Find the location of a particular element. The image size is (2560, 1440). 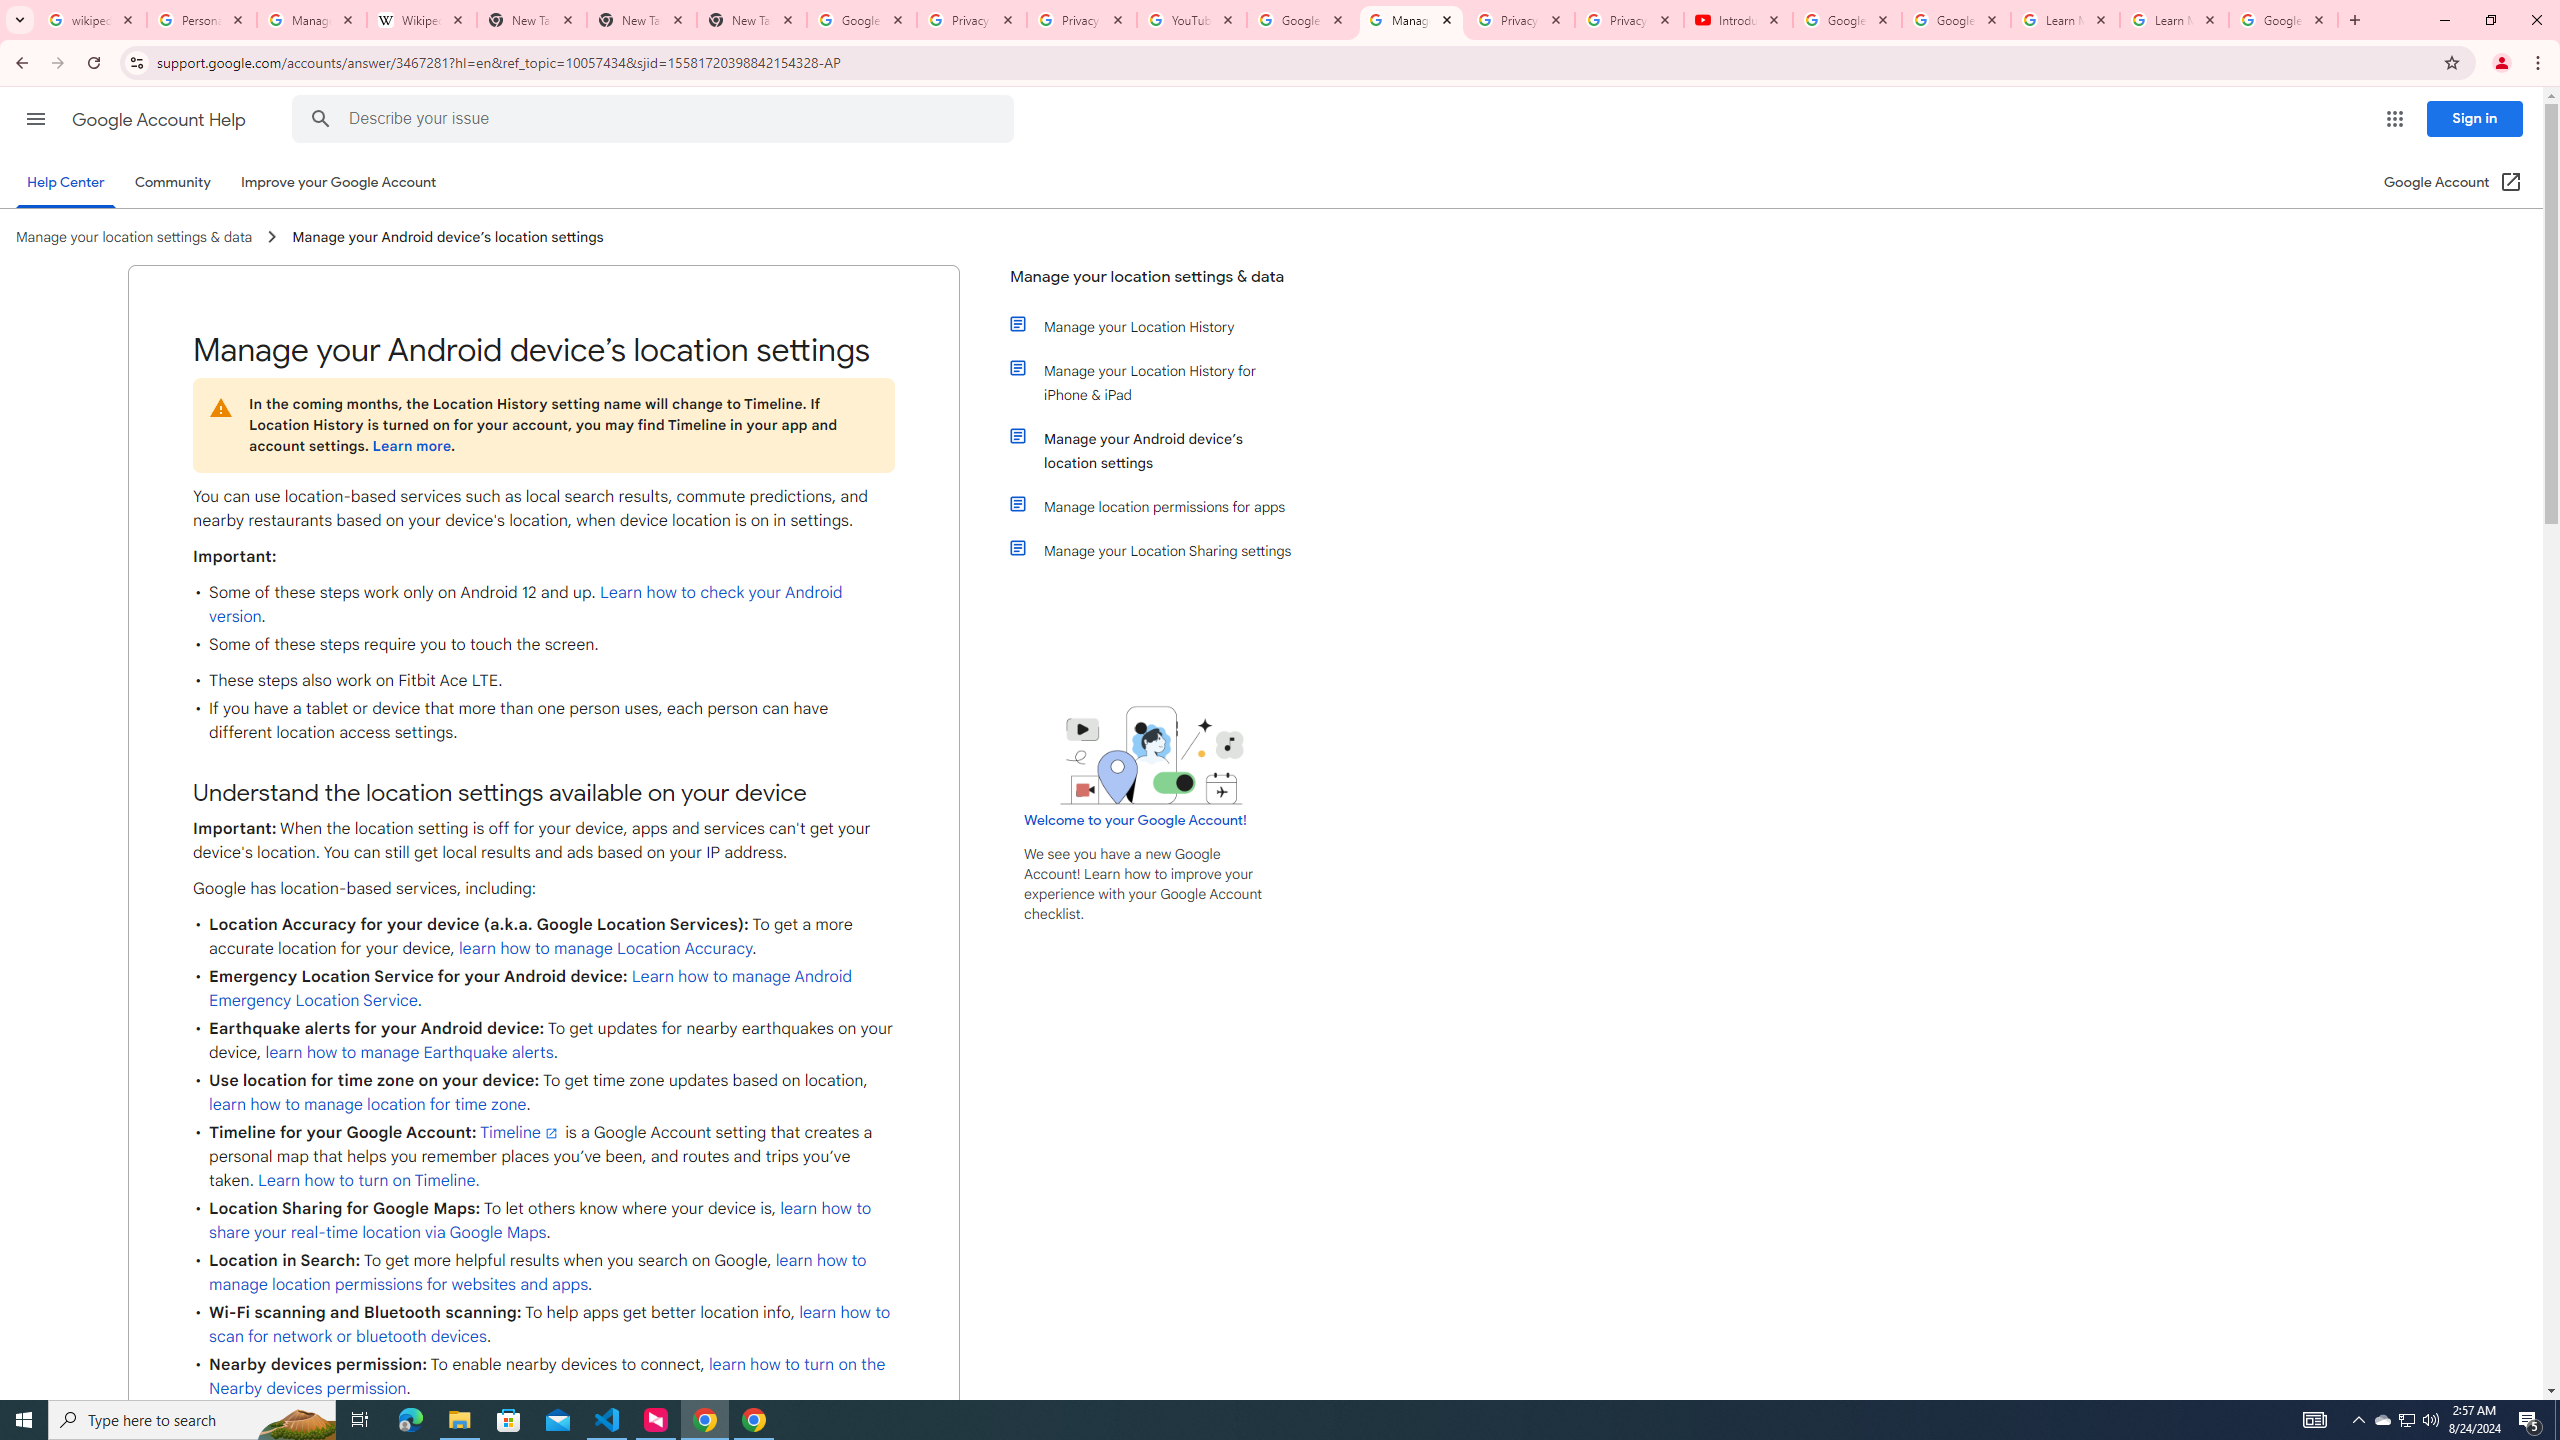

'Manage your Location History' is located at coordinates (1162, 325).